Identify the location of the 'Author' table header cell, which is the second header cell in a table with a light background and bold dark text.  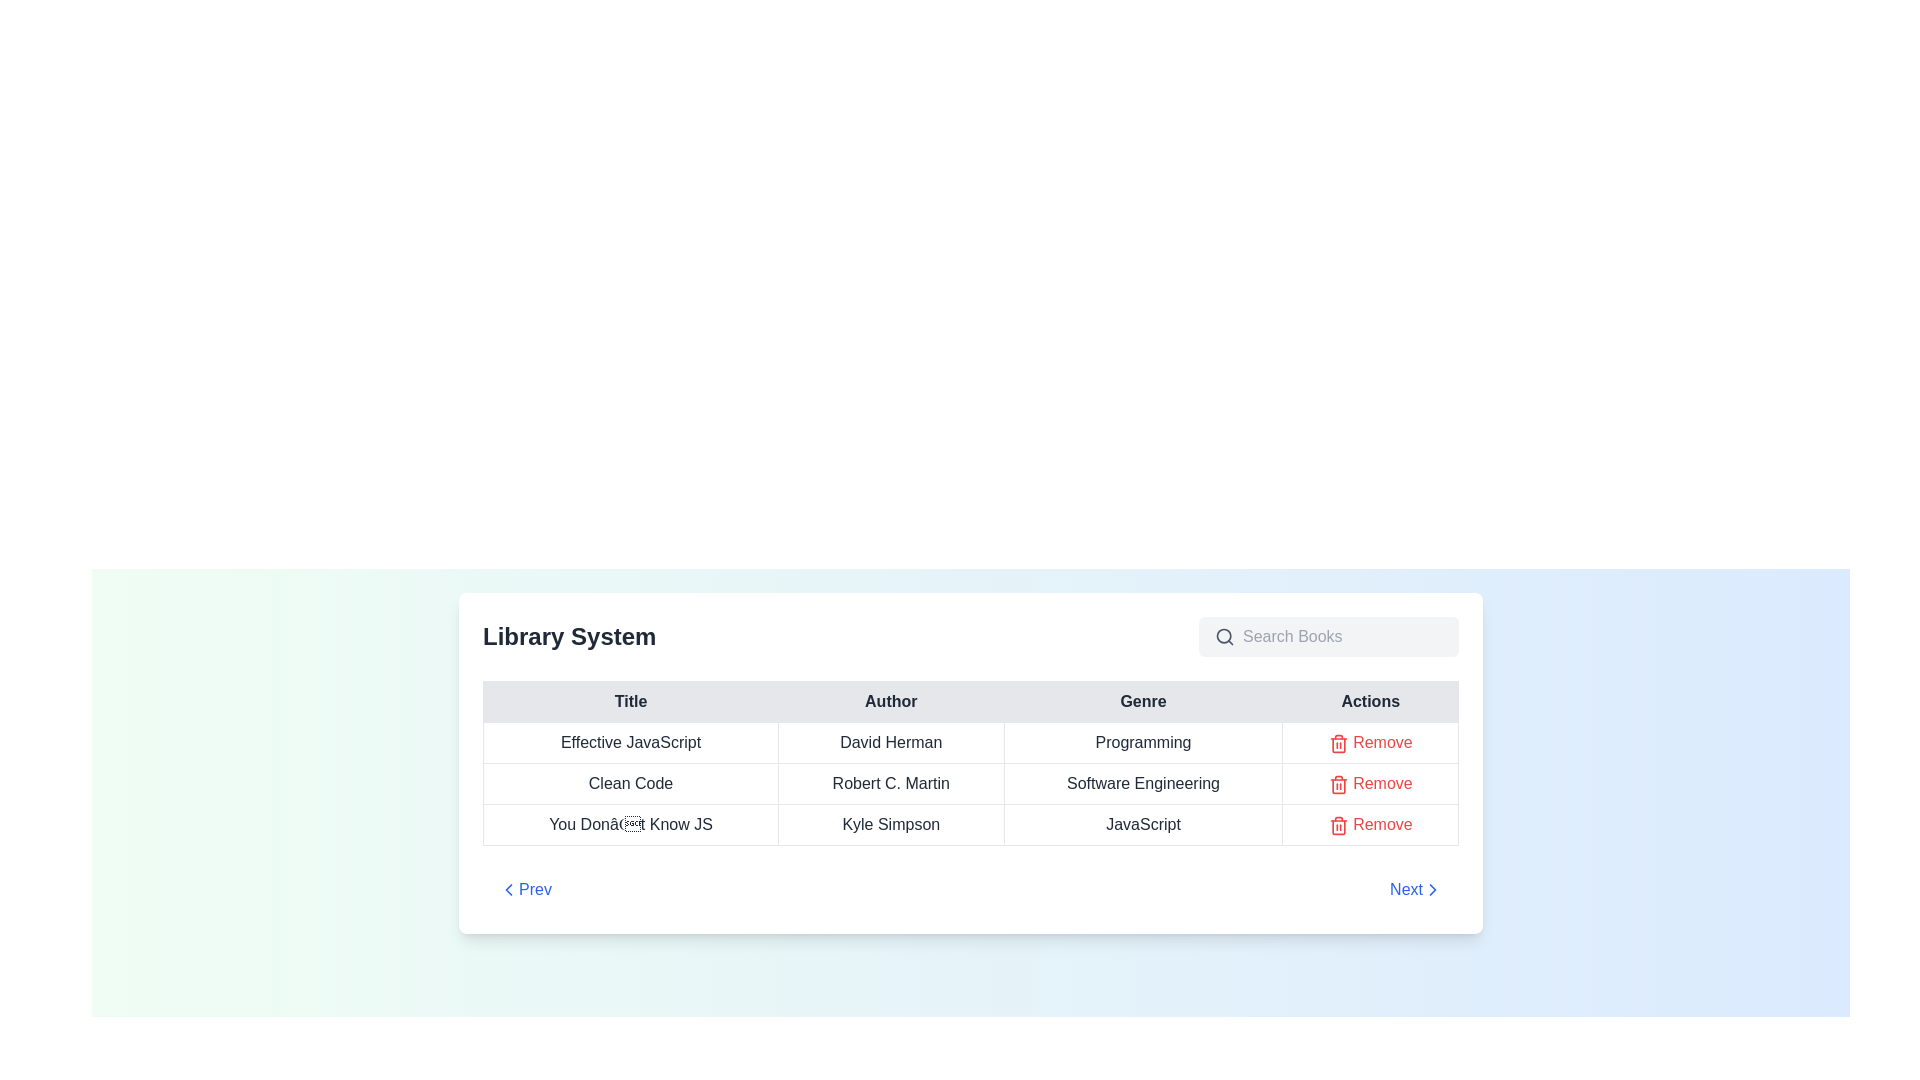
(890, 701).